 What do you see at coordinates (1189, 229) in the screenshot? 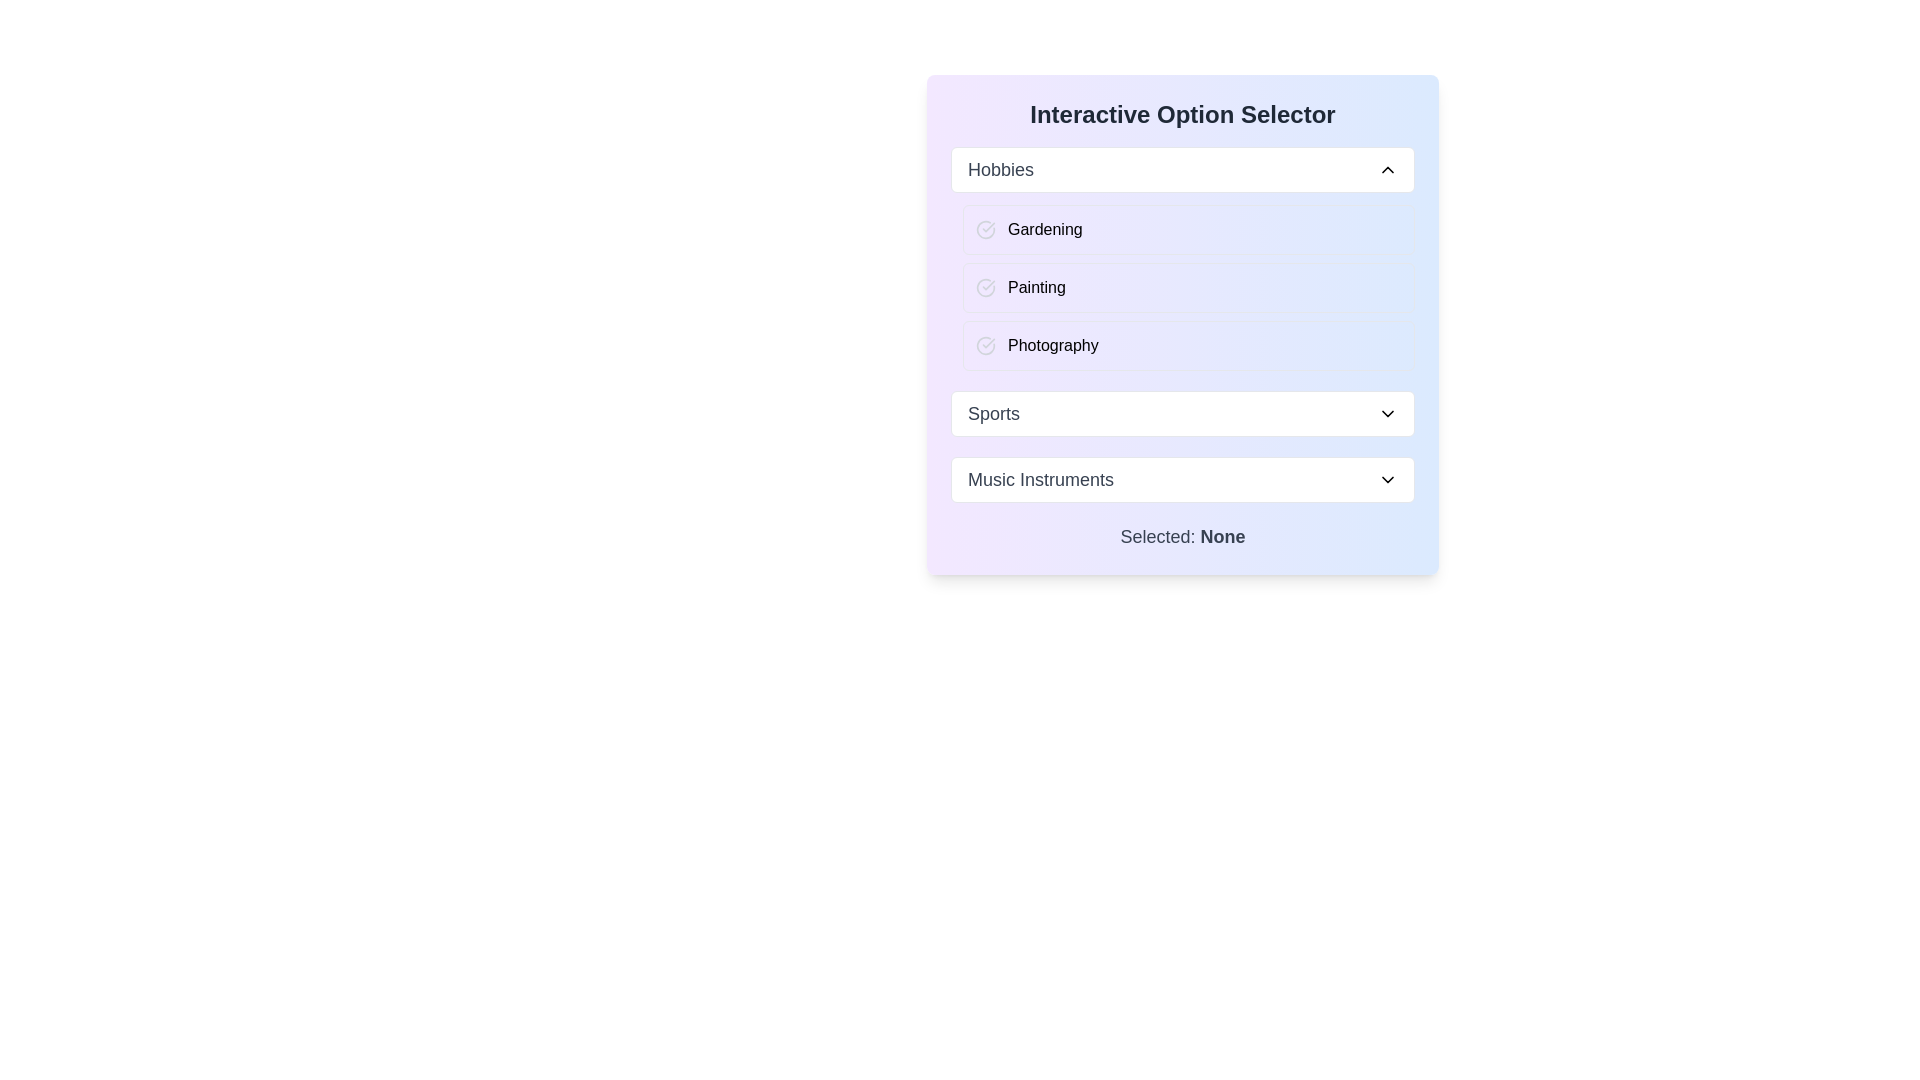
I see `the 'Gardening' option in the Hobbies dropdown` at bounding box center [1189, 229].